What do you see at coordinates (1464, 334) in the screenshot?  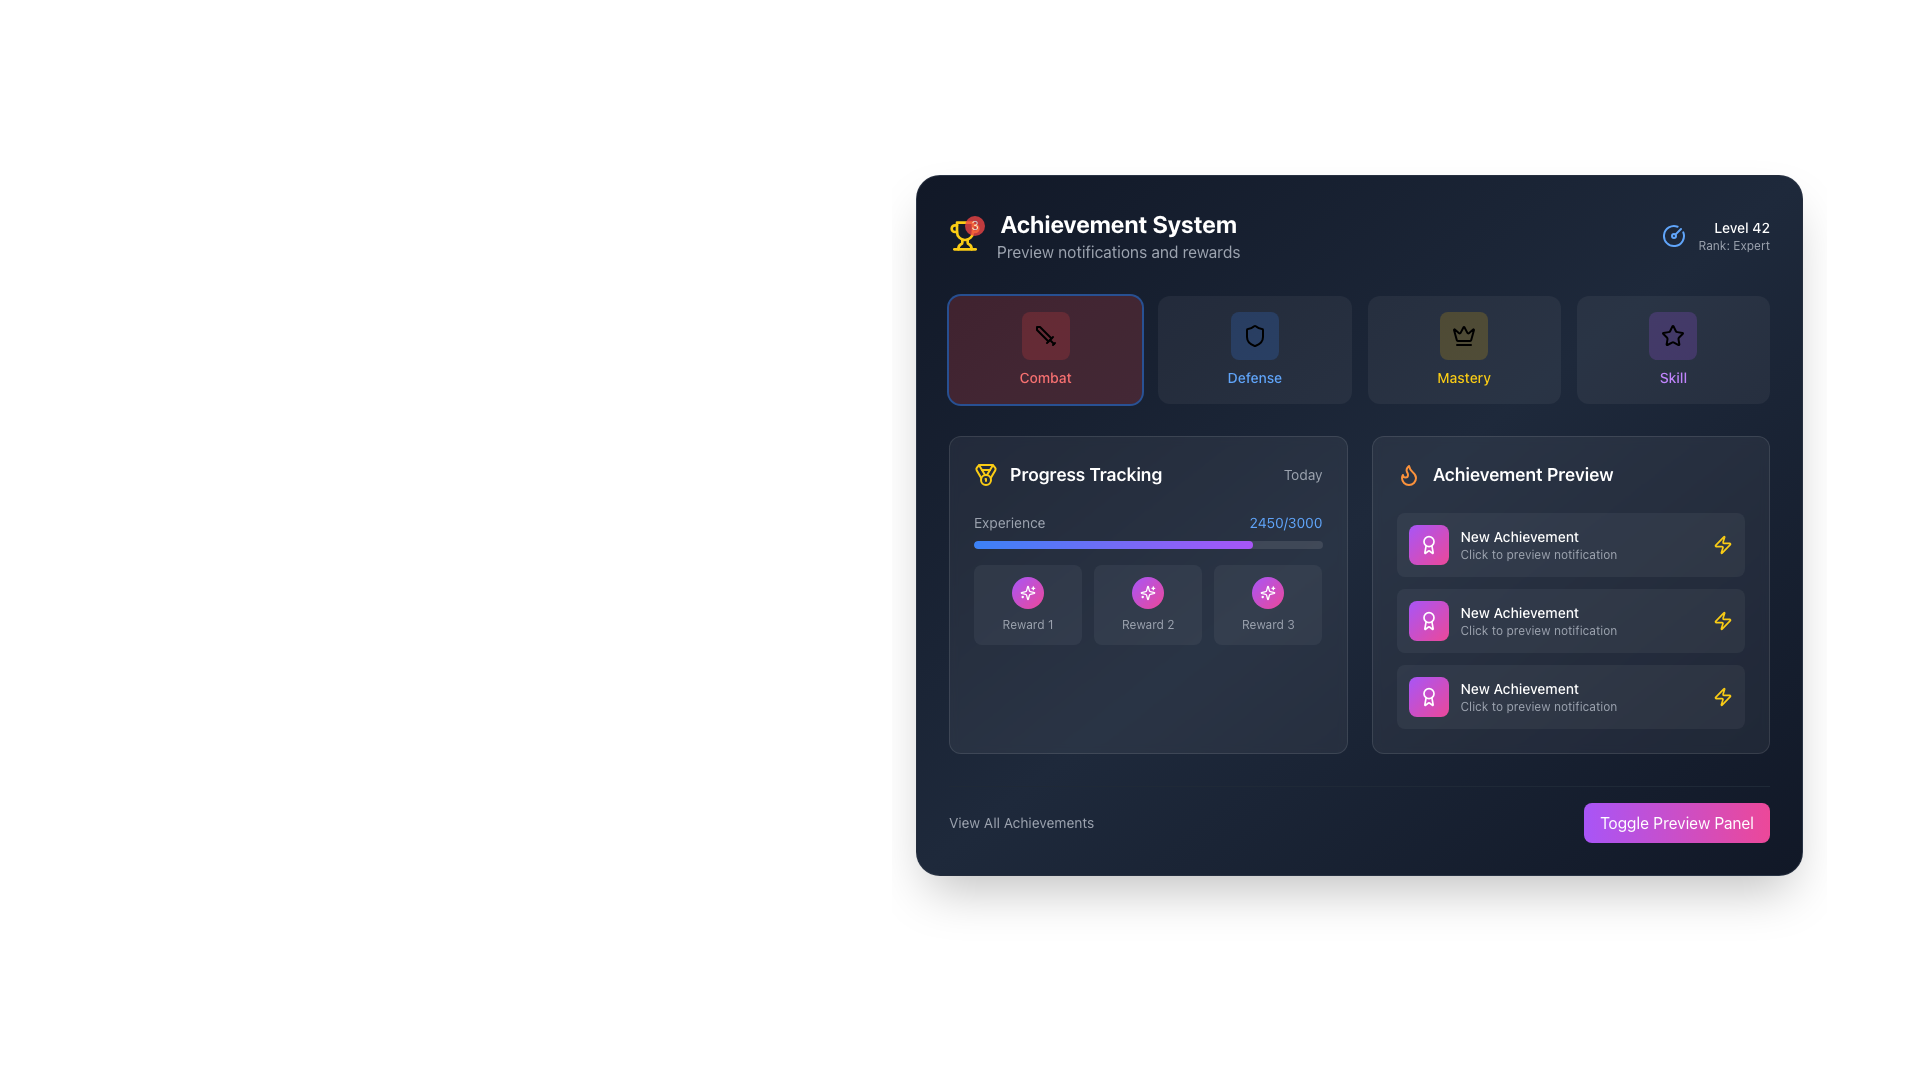 I see `the 'Mastery' category icon, which is the main icon in the top row of categories` at bounding box center [1464, 334].